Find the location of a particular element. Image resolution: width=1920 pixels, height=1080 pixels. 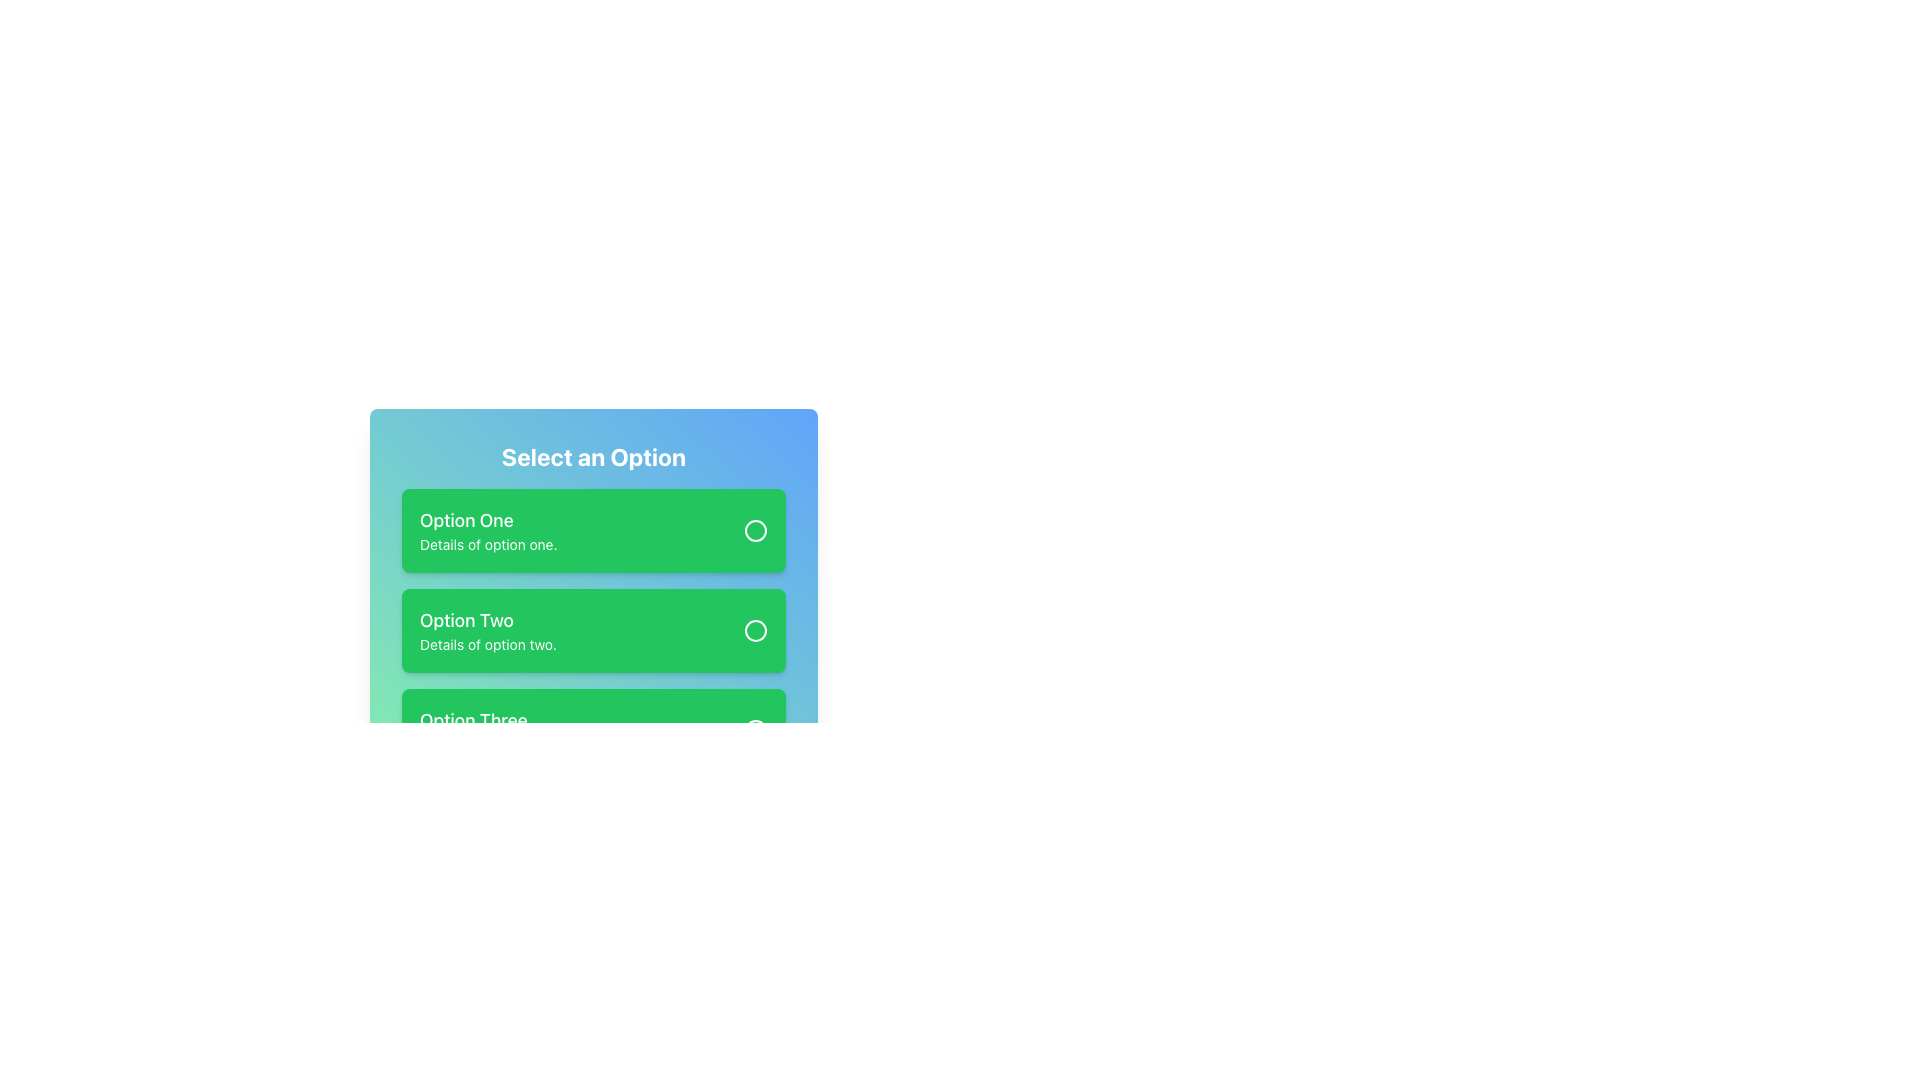

the Radio selection indicator located within the green rectangular section labeled 'Option Two' is located at coordinates (754, 631).